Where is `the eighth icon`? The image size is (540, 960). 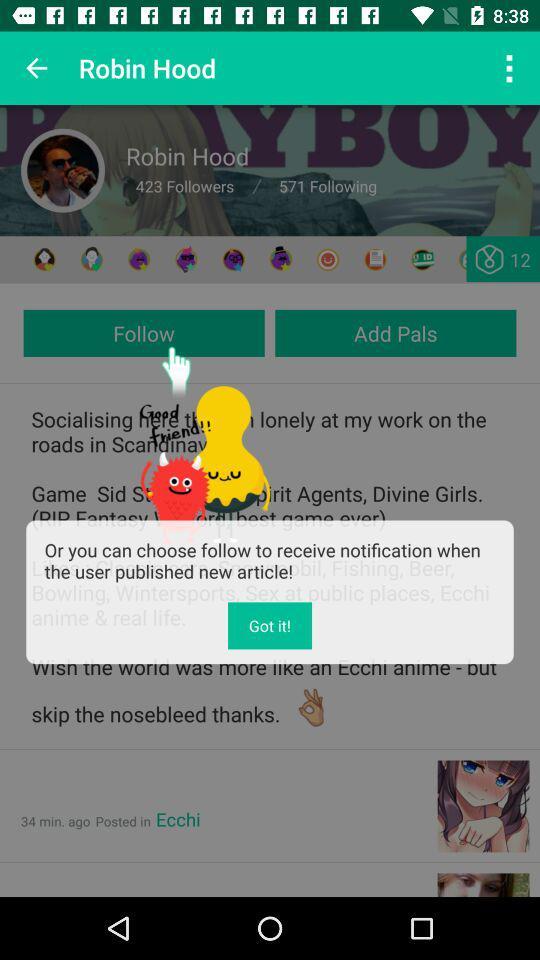 the eighth icon is located at coordinates (375, 258).